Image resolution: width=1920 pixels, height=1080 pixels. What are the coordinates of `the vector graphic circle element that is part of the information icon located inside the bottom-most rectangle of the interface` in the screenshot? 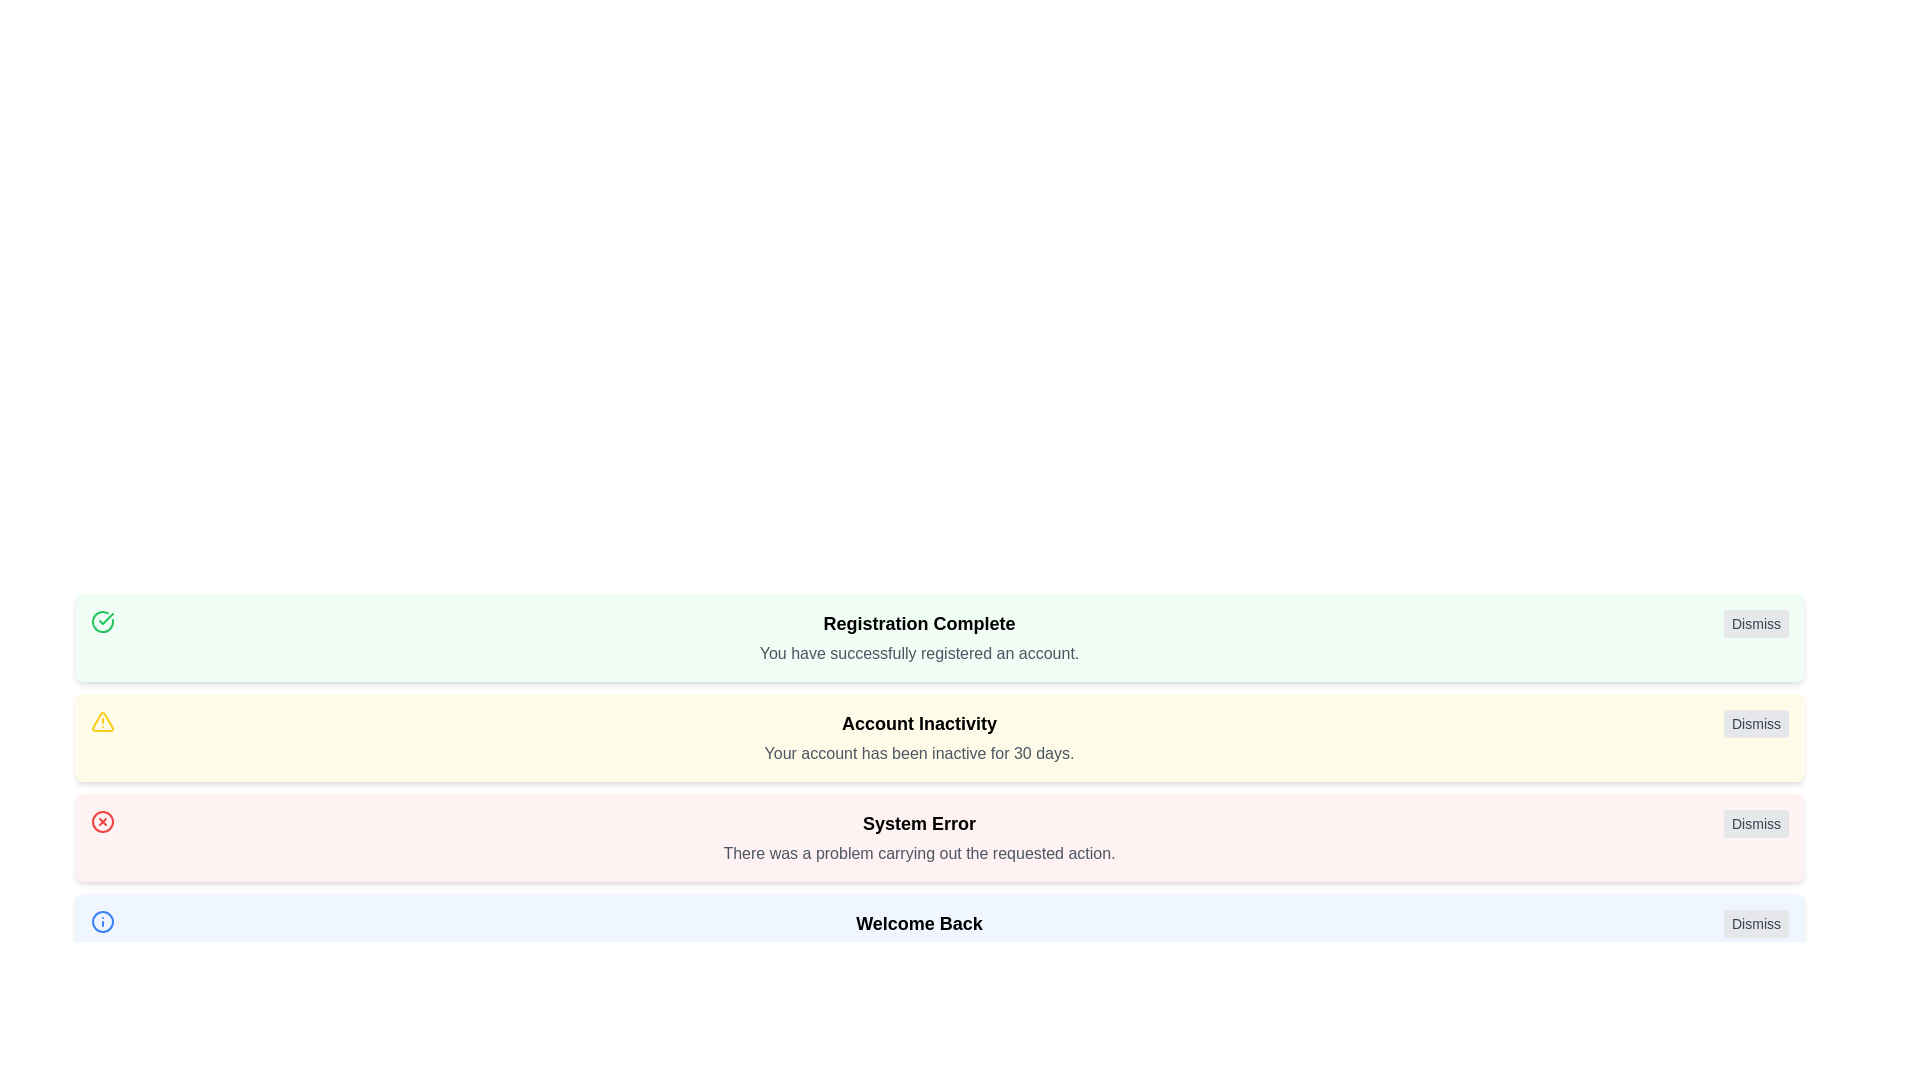 It's located at (101, 921).